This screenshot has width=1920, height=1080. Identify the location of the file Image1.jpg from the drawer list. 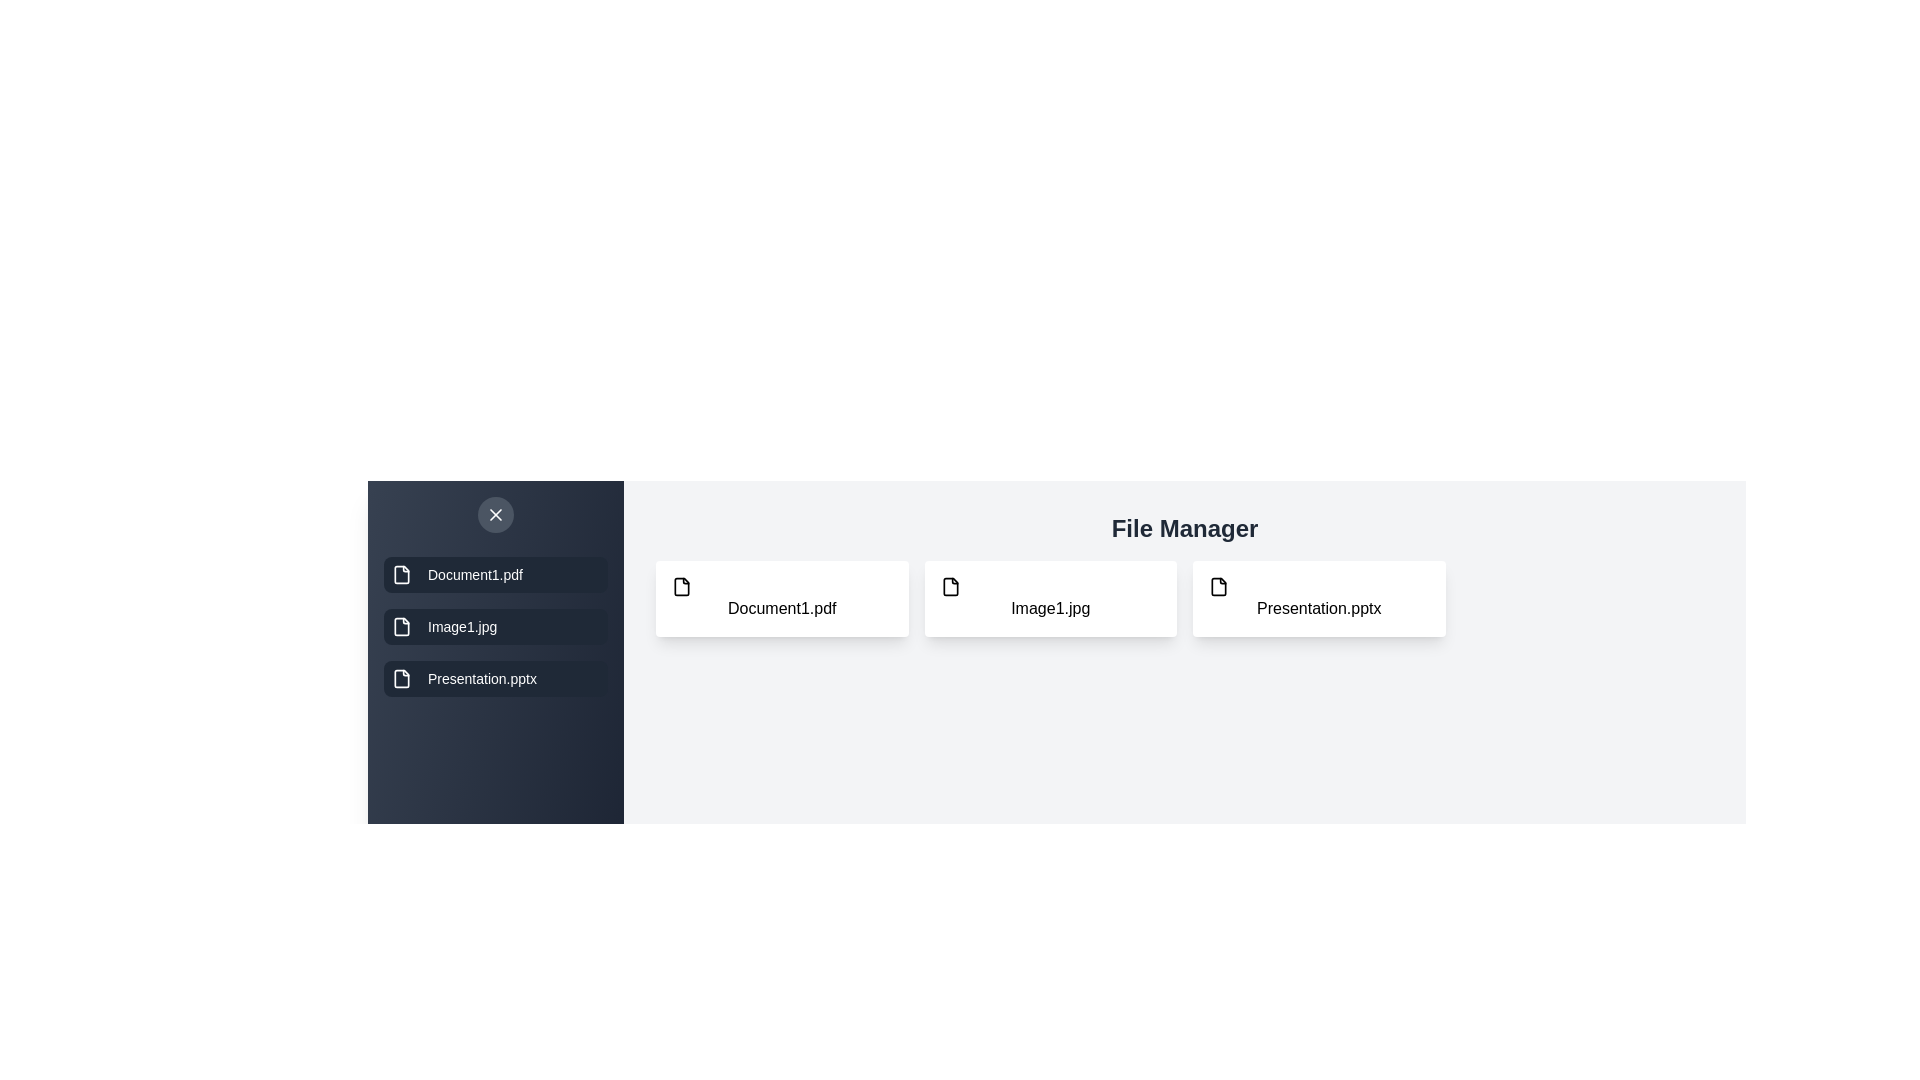
(495, 626).